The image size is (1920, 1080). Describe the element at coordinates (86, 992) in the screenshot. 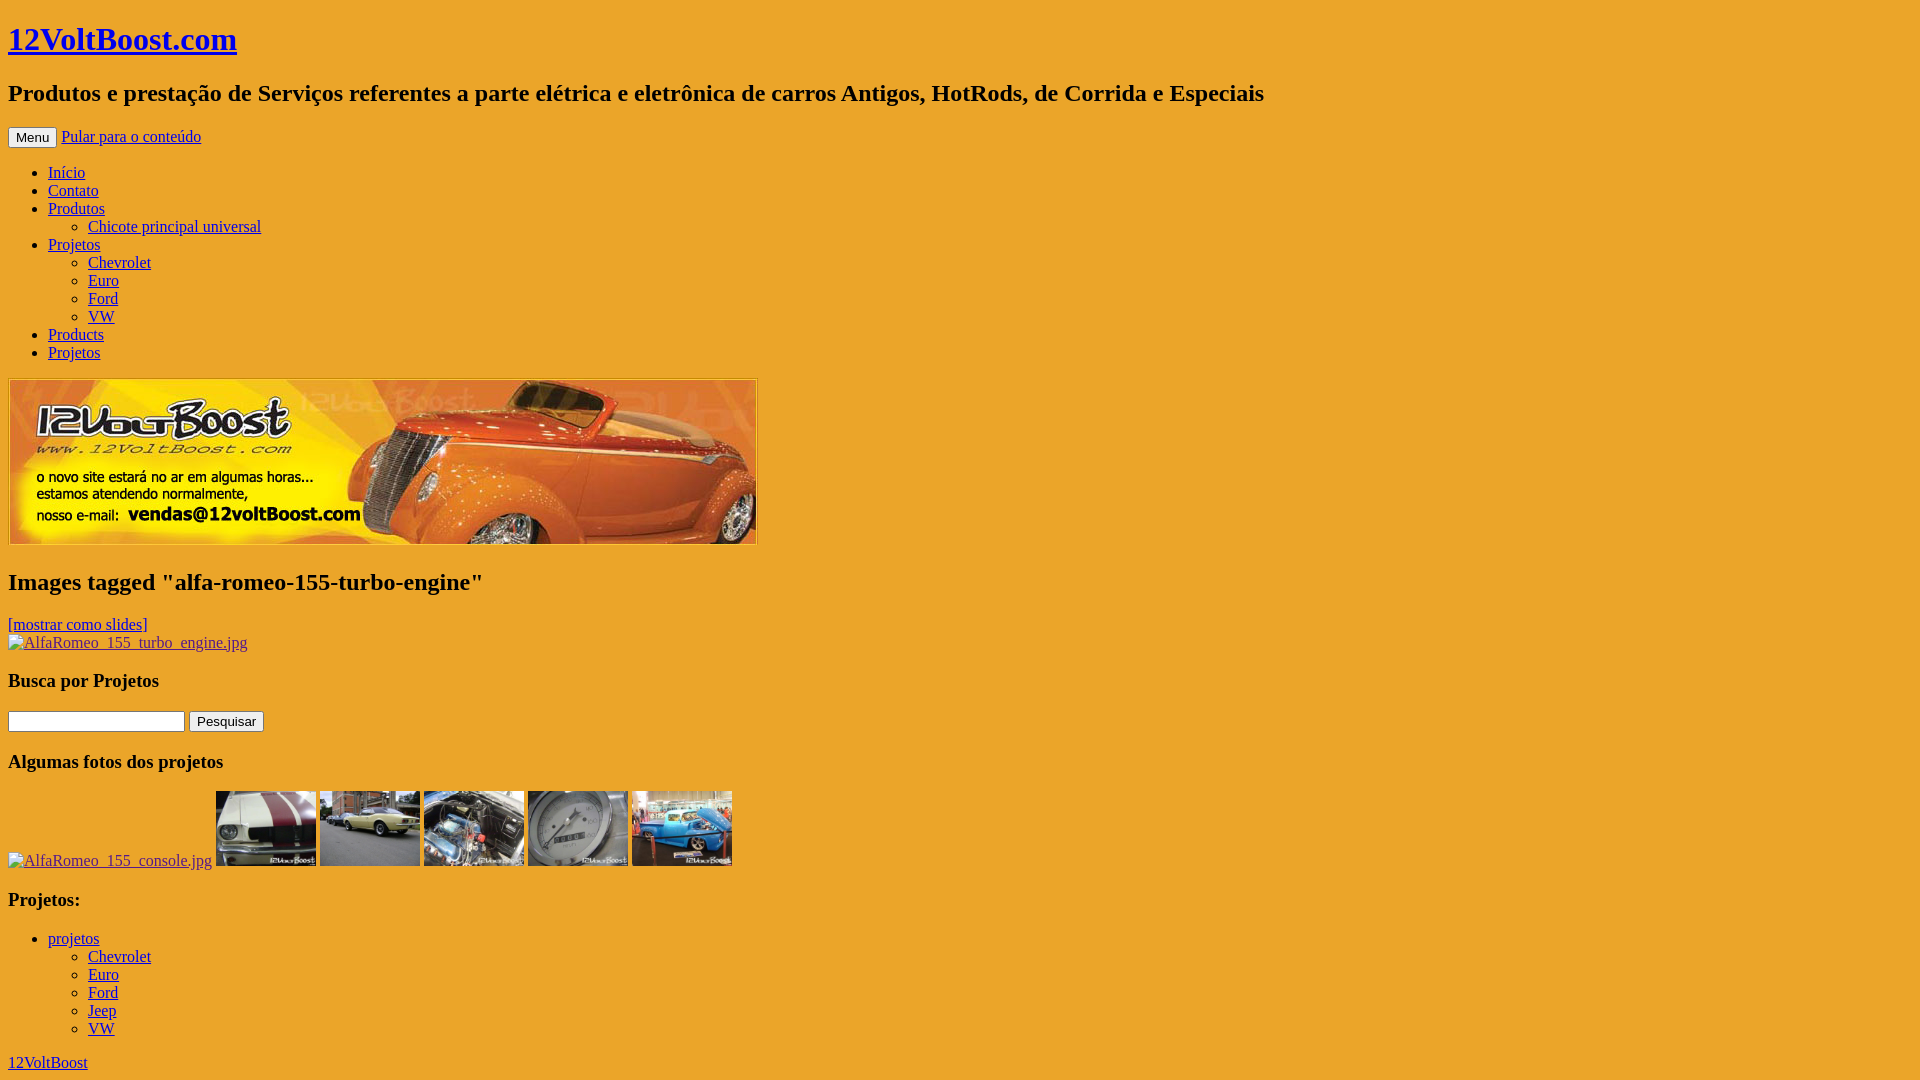

I see `'Ford'` at that location.